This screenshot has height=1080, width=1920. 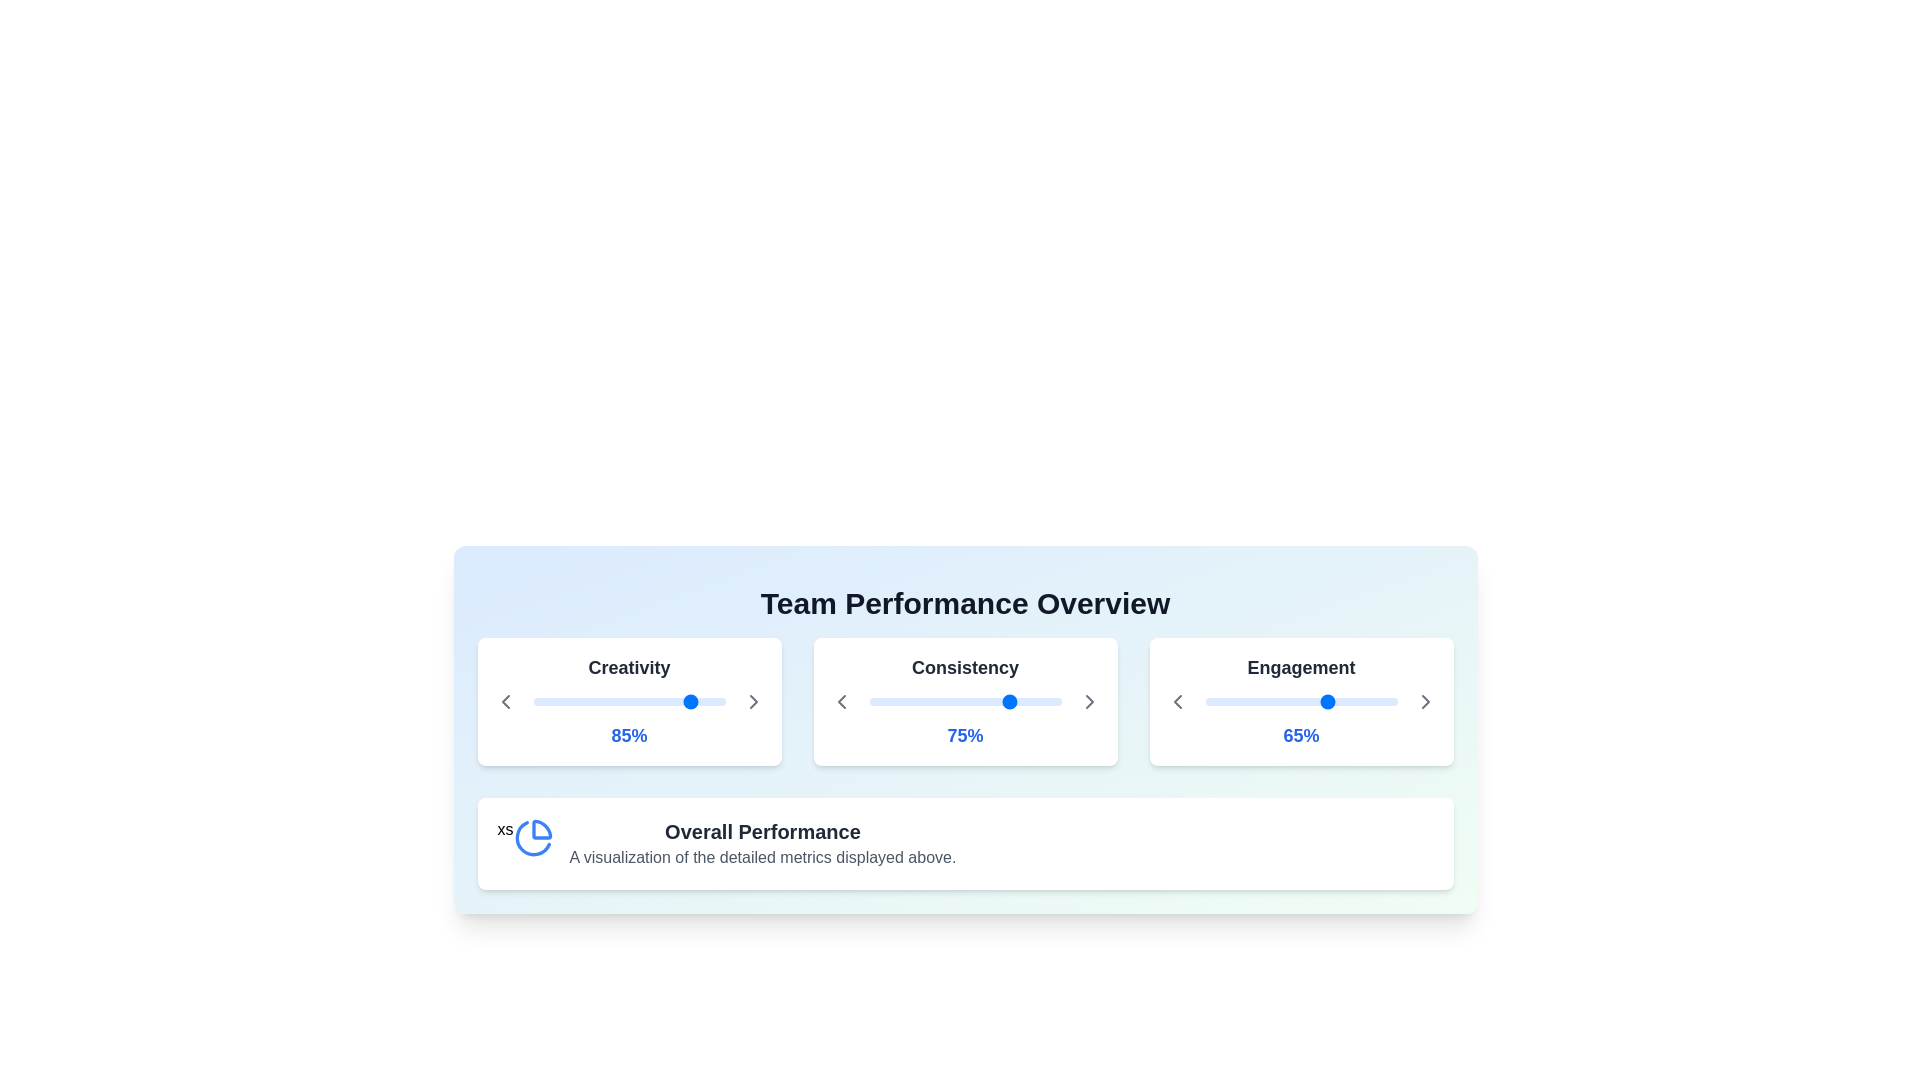 What do you see at coordinates (1212, 701) in the screenshot?
I see `the Engagement slider` at bounding box center [1212, 701].